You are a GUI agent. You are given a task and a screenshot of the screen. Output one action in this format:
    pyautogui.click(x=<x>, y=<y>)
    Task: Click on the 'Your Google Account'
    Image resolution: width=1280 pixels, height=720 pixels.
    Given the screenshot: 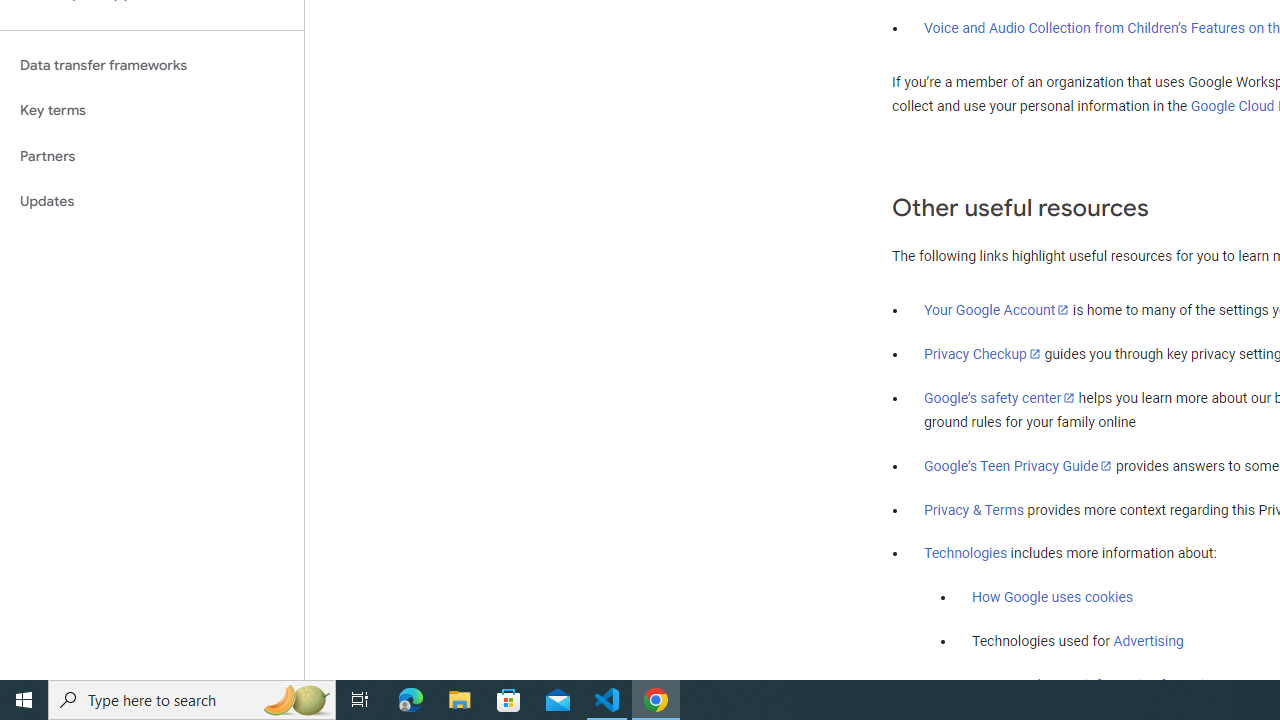 What is the action you would take?
    pyautogui.click(x=997, y=309)
    